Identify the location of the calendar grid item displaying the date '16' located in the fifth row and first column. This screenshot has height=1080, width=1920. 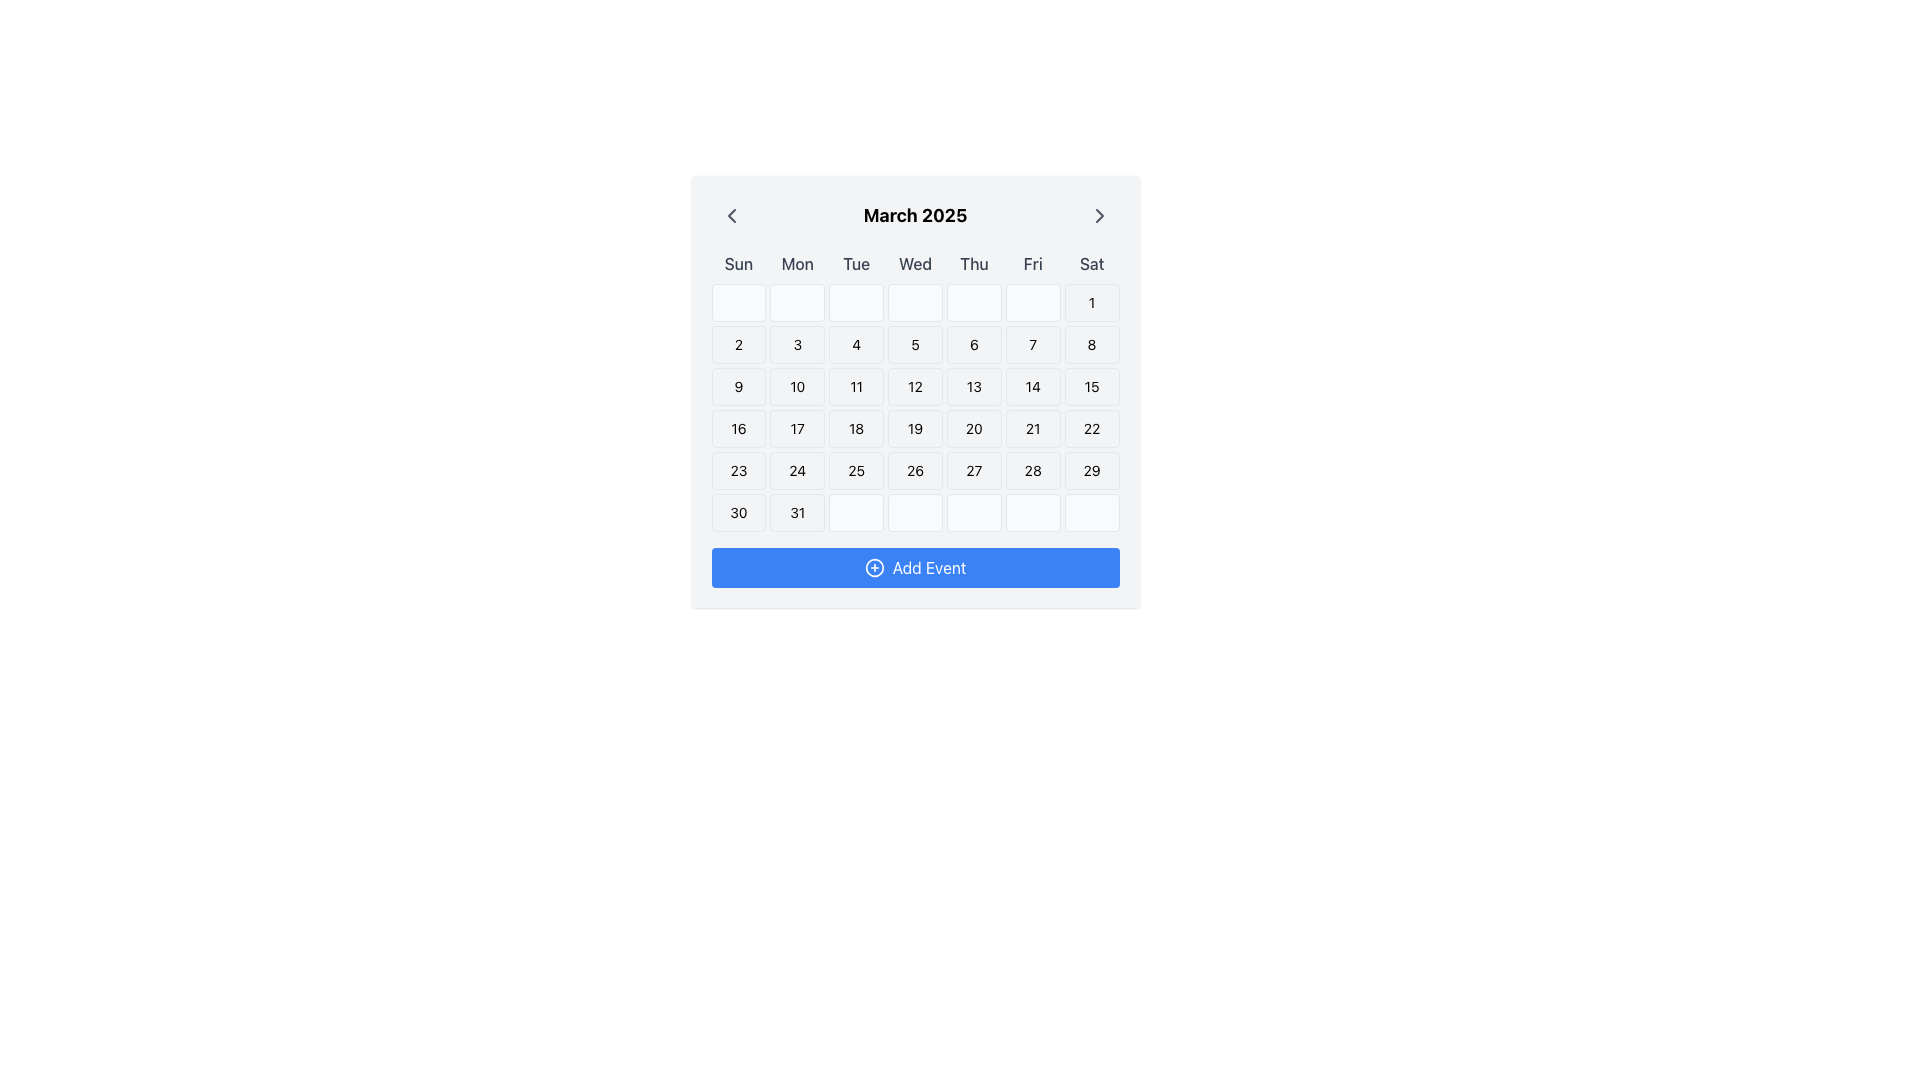
(738, 427).